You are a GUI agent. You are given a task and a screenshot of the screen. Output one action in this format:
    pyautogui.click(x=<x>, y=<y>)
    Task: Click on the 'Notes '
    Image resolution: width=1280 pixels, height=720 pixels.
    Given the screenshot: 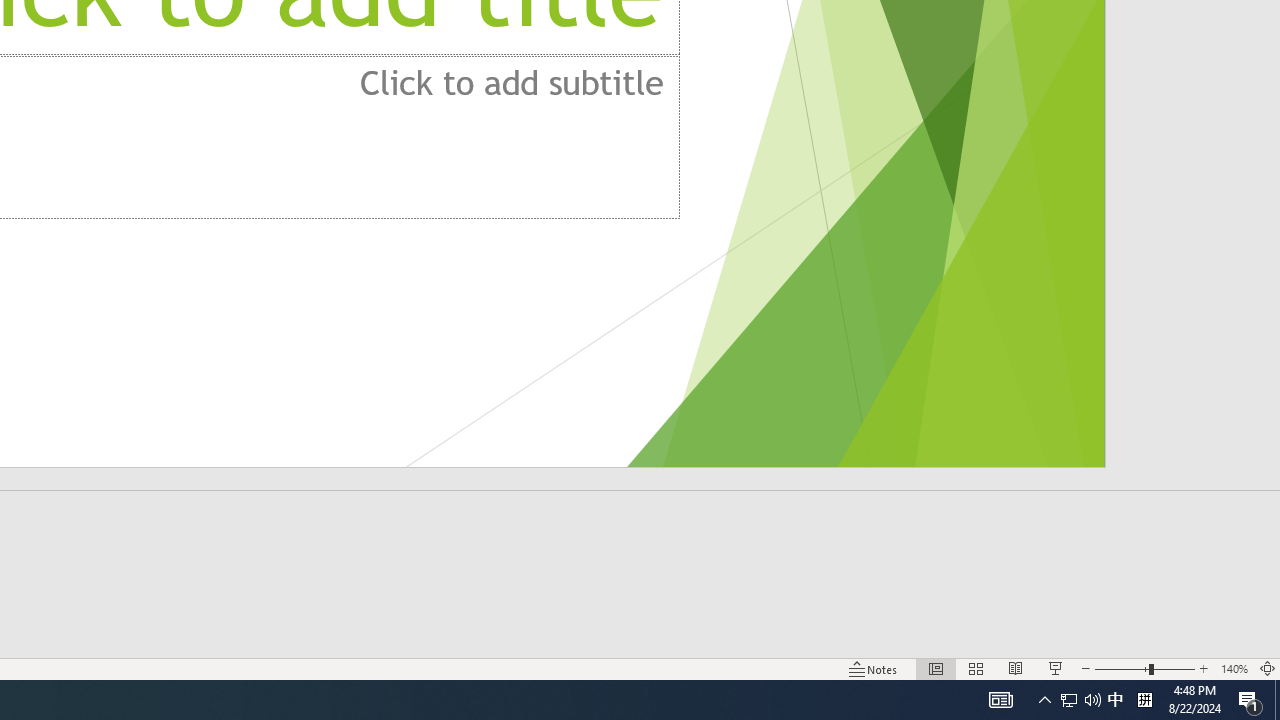 What is the action you would take?
    pyautogui.click(x=874, y=669)
    